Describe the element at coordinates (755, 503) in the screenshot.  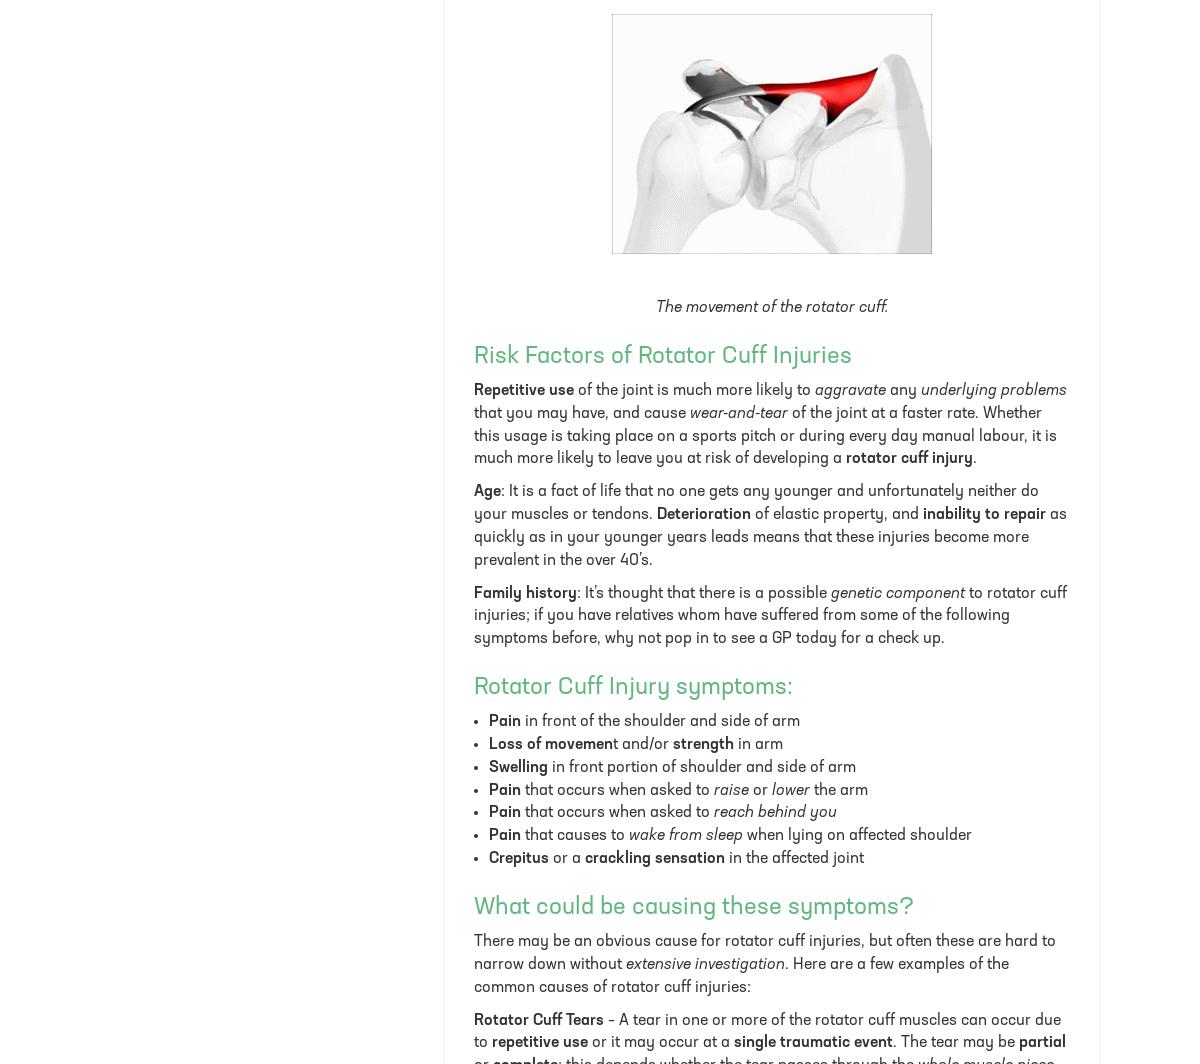
I see `': It is a fact of life that no one gets any younger and unfortunately neither do your muscles or tendons.'` at that location.